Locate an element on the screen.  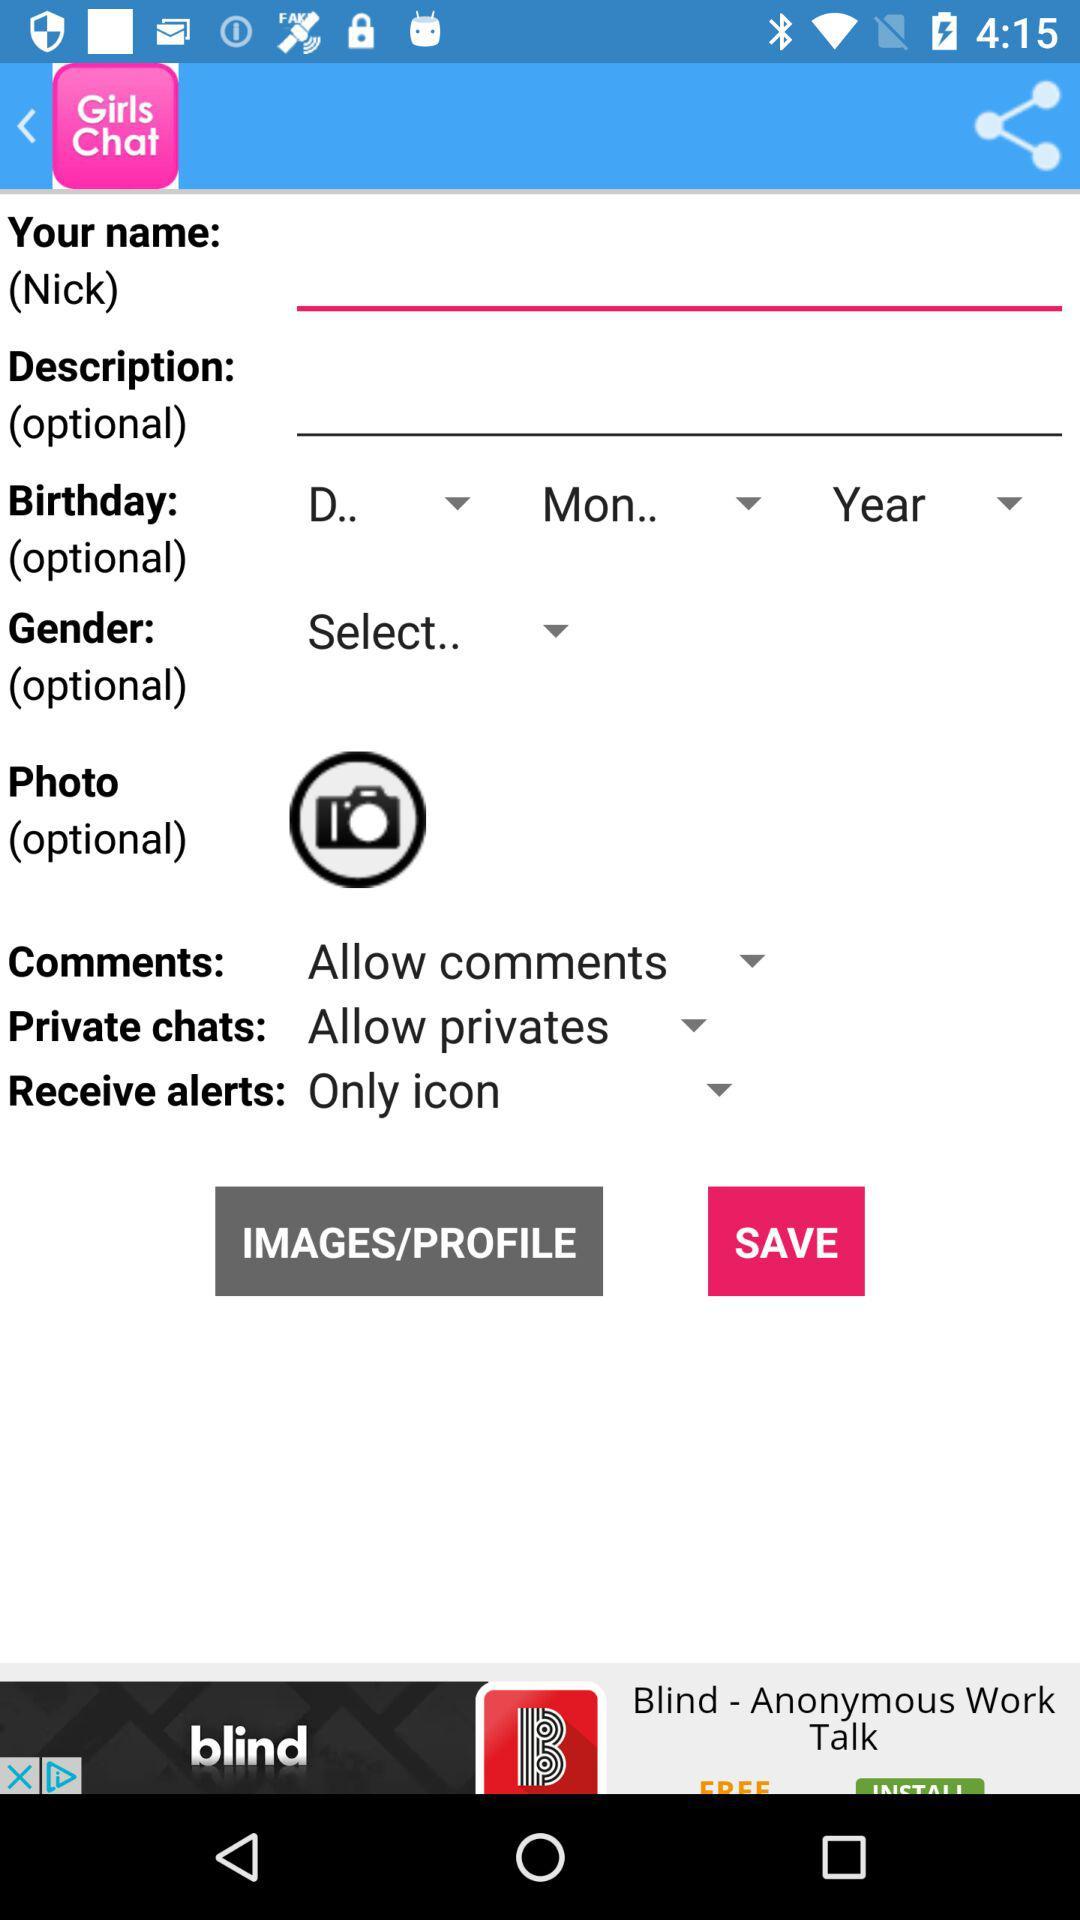
go back is located at coordinates (26, 124).